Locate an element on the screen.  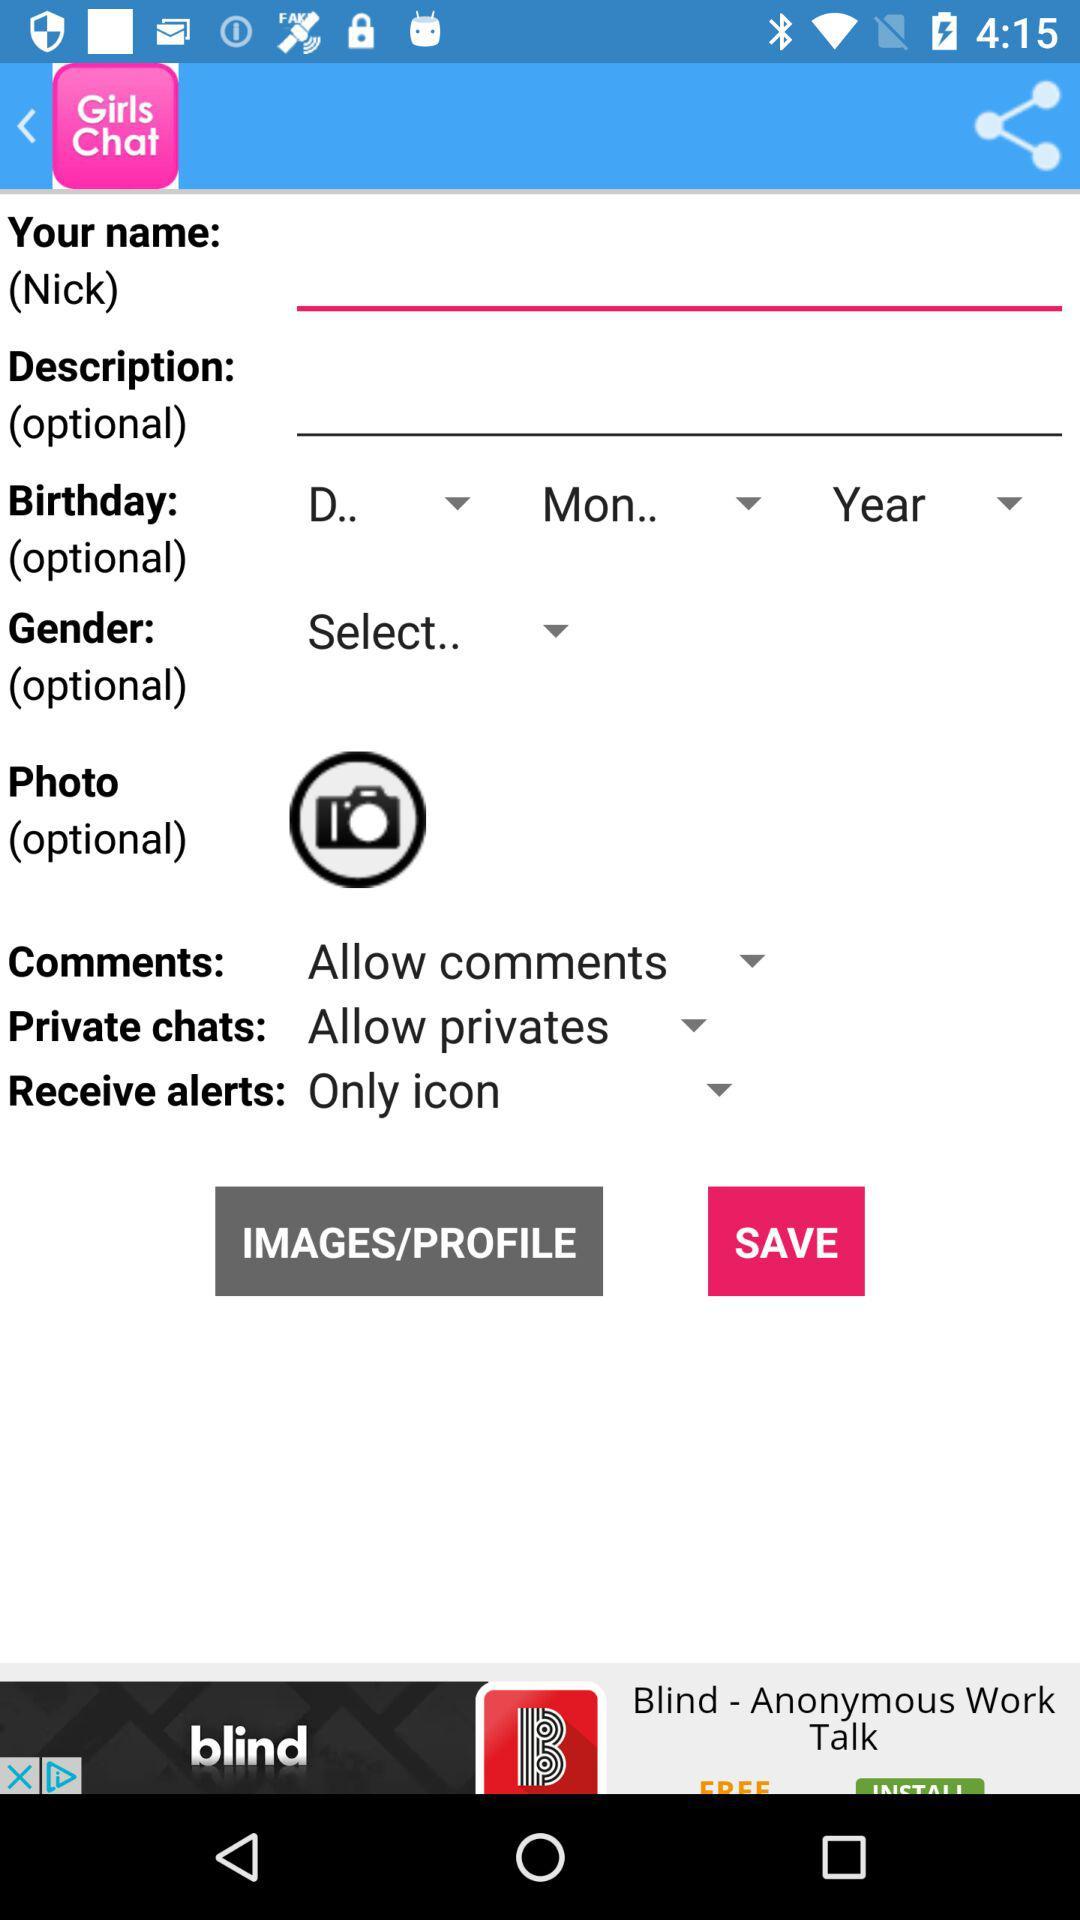
go back is located at coordinates (26, 124).